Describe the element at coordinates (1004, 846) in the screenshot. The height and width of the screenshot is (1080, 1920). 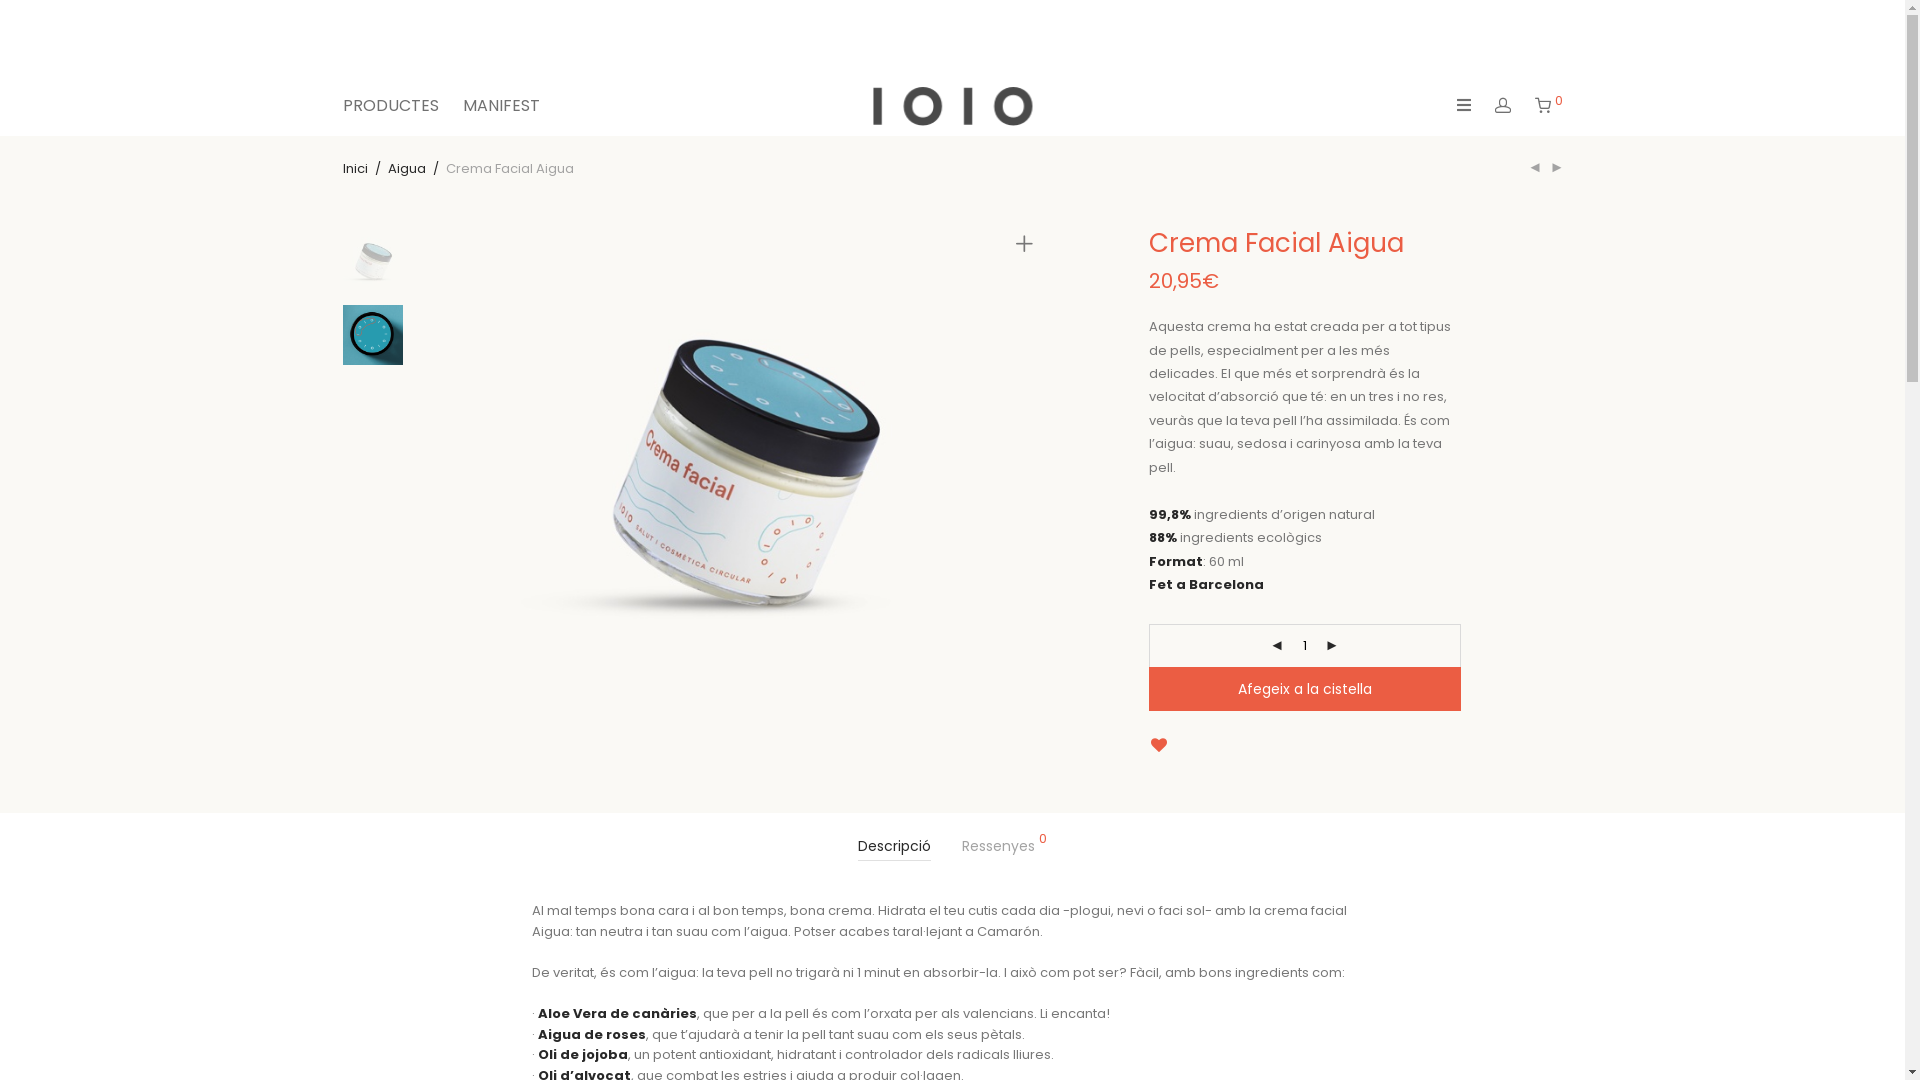
I see `'Ressenyes 0'` at that location.